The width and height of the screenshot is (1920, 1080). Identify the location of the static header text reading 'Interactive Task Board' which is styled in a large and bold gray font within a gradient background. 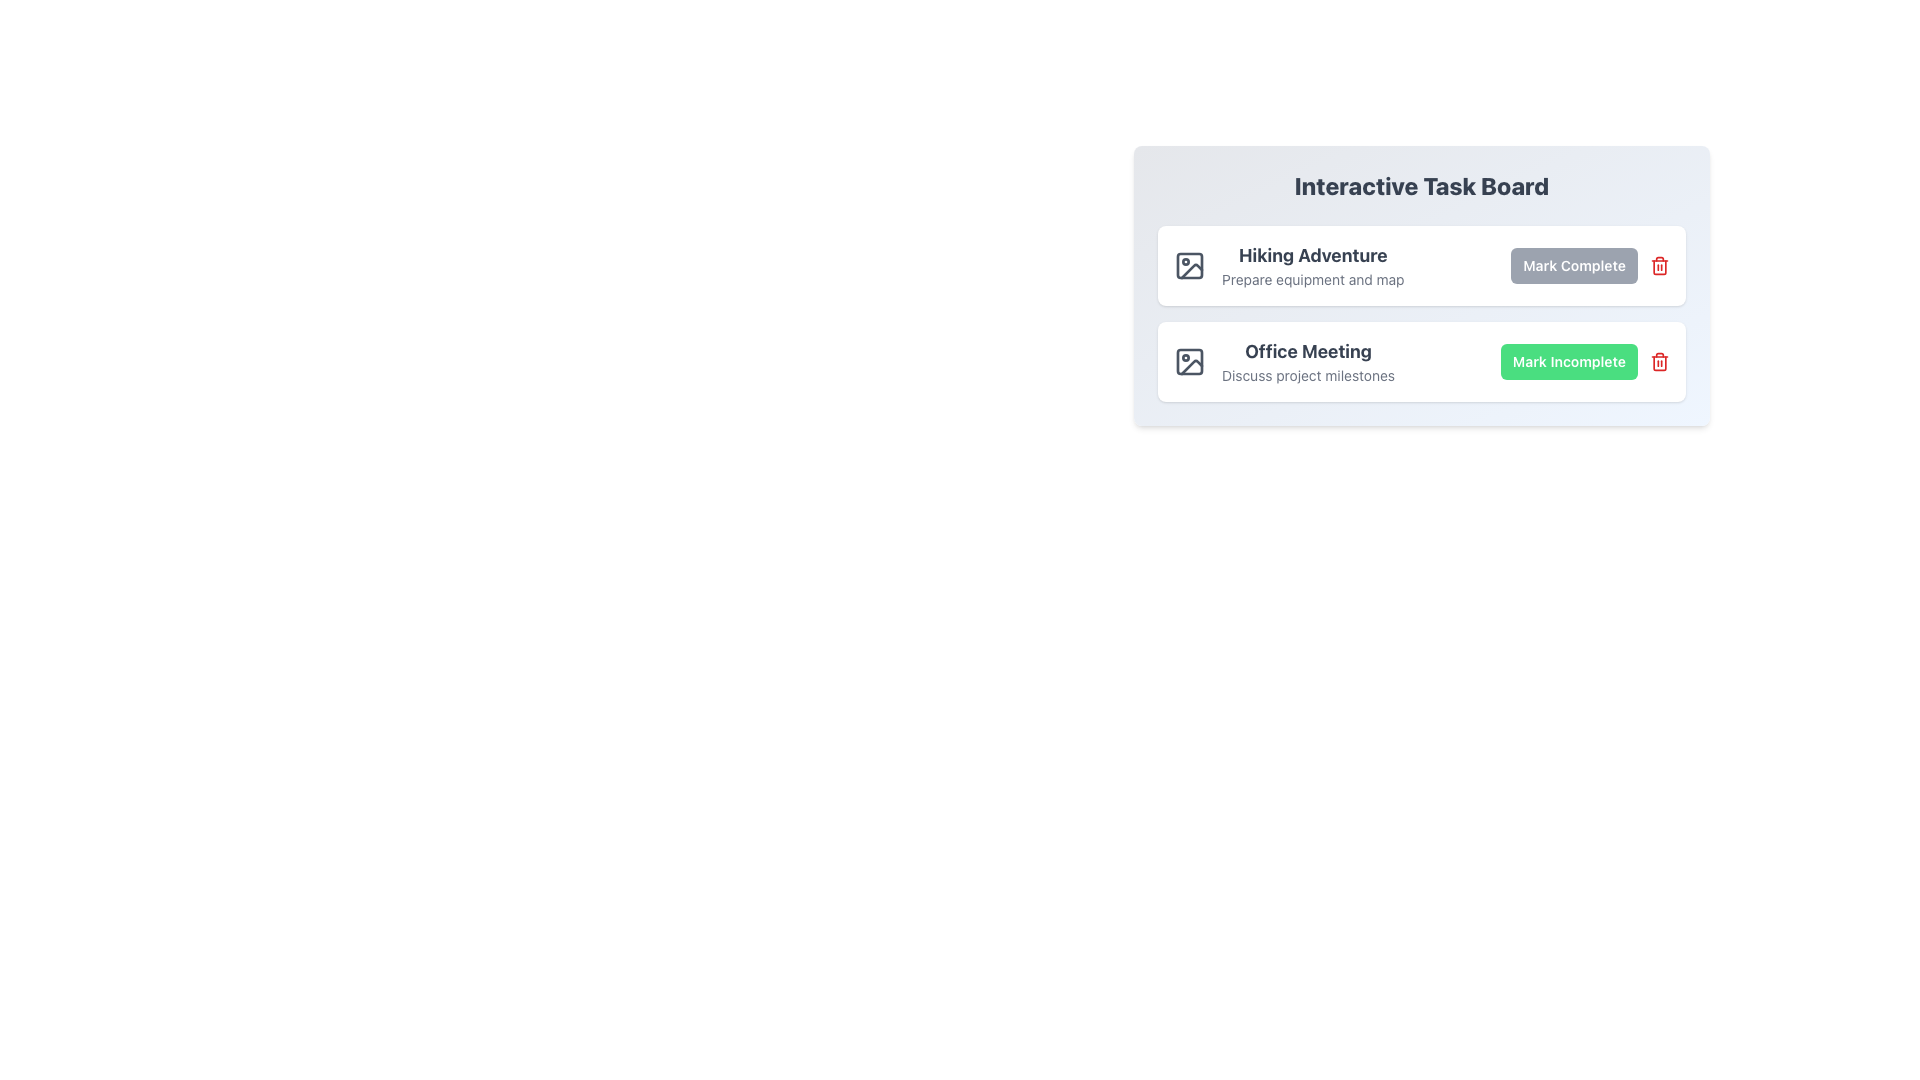
(1420, 185).